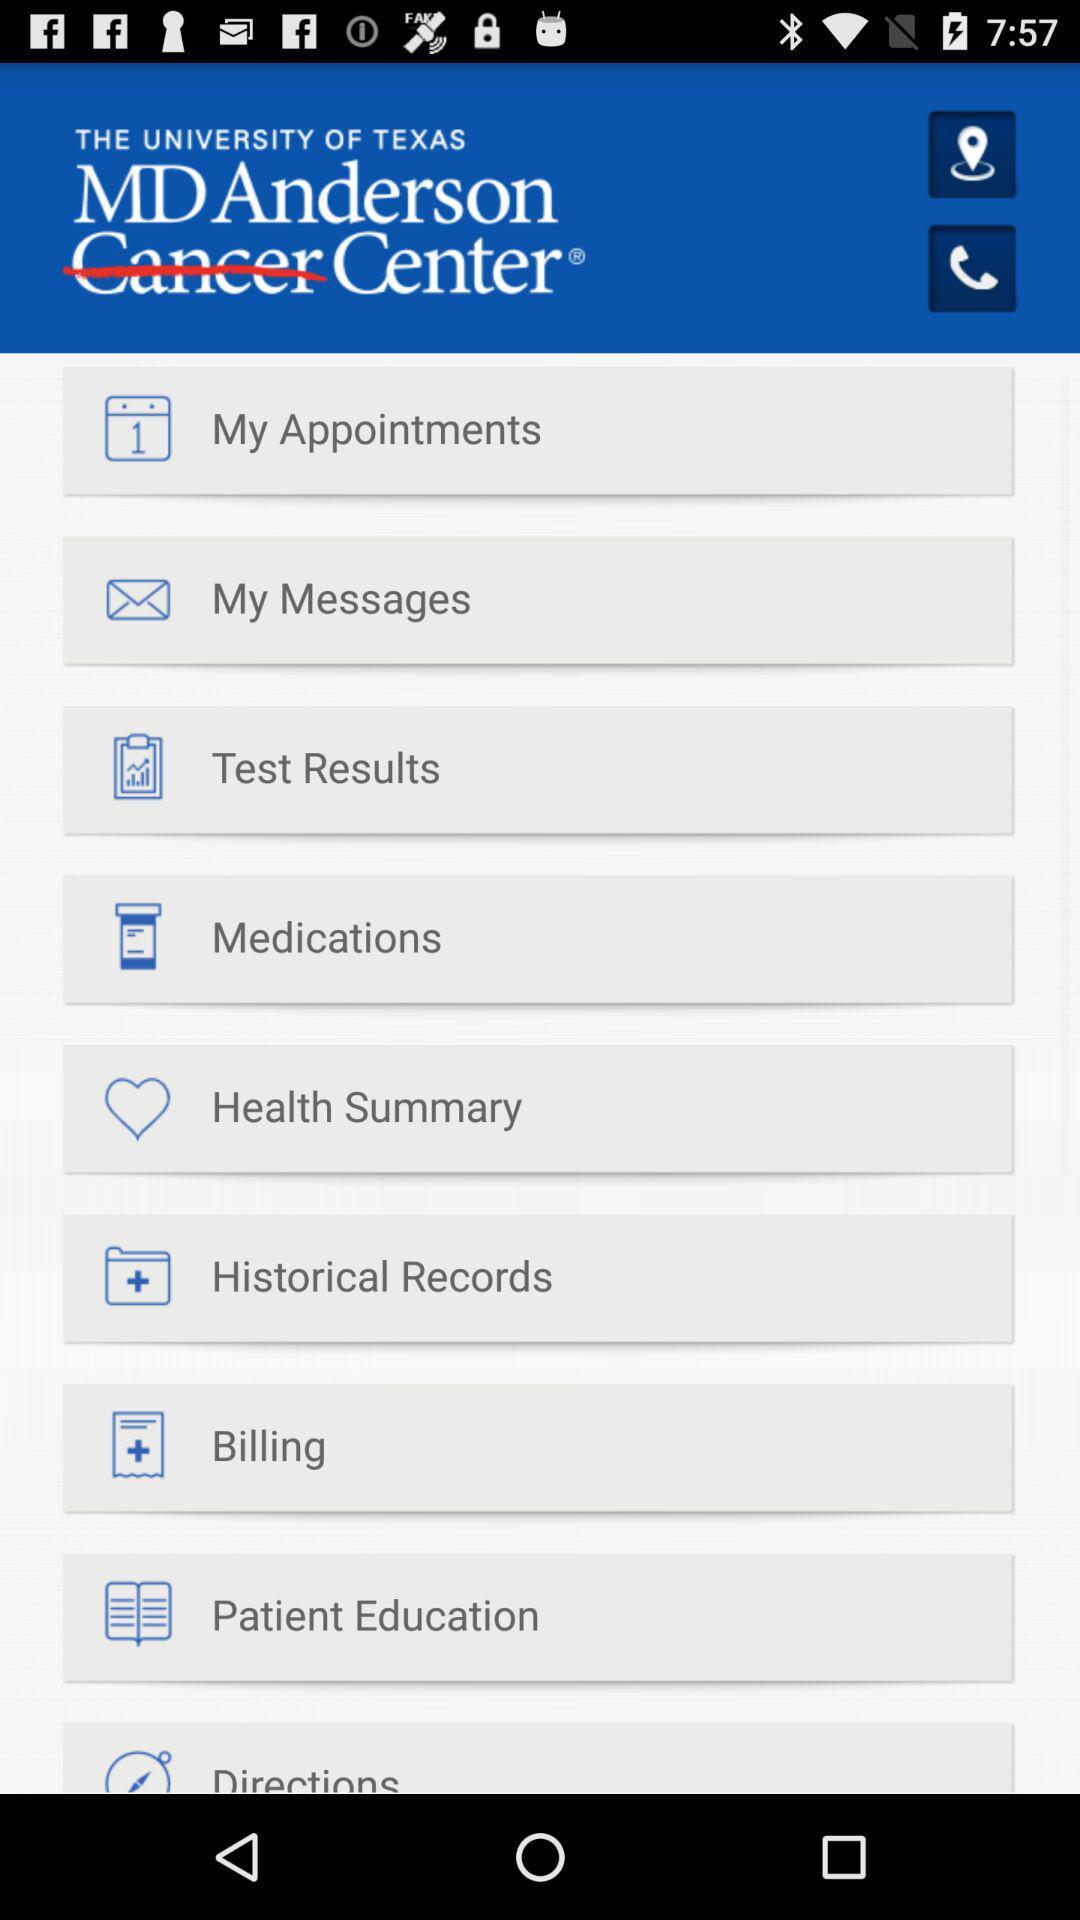 This screenshot has width=1080, height=1920. I want to click on health summary, so click(292, 1115).